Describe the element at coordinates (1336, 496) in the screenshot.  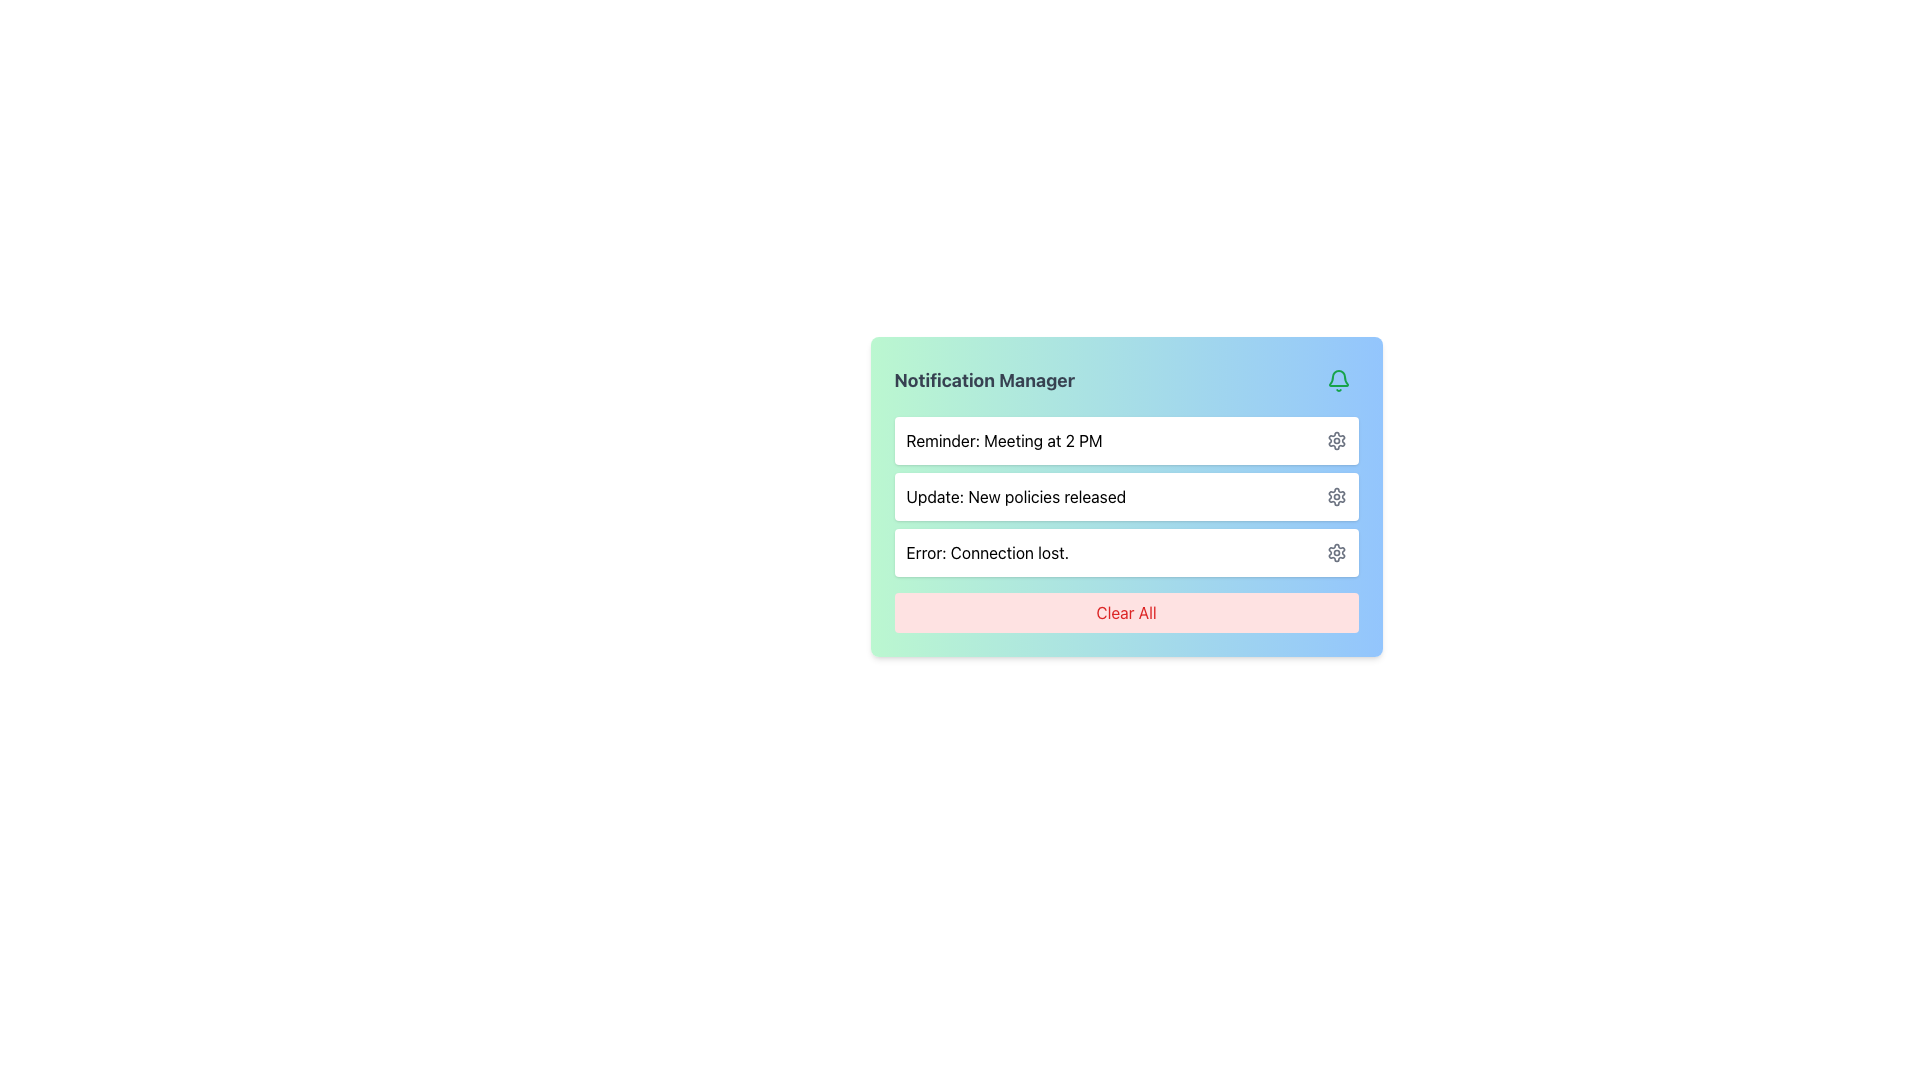
I see `the circular gear icon located adjacent to the text 'Update: New policies released' to interact with the associated settings or actions` at that location.